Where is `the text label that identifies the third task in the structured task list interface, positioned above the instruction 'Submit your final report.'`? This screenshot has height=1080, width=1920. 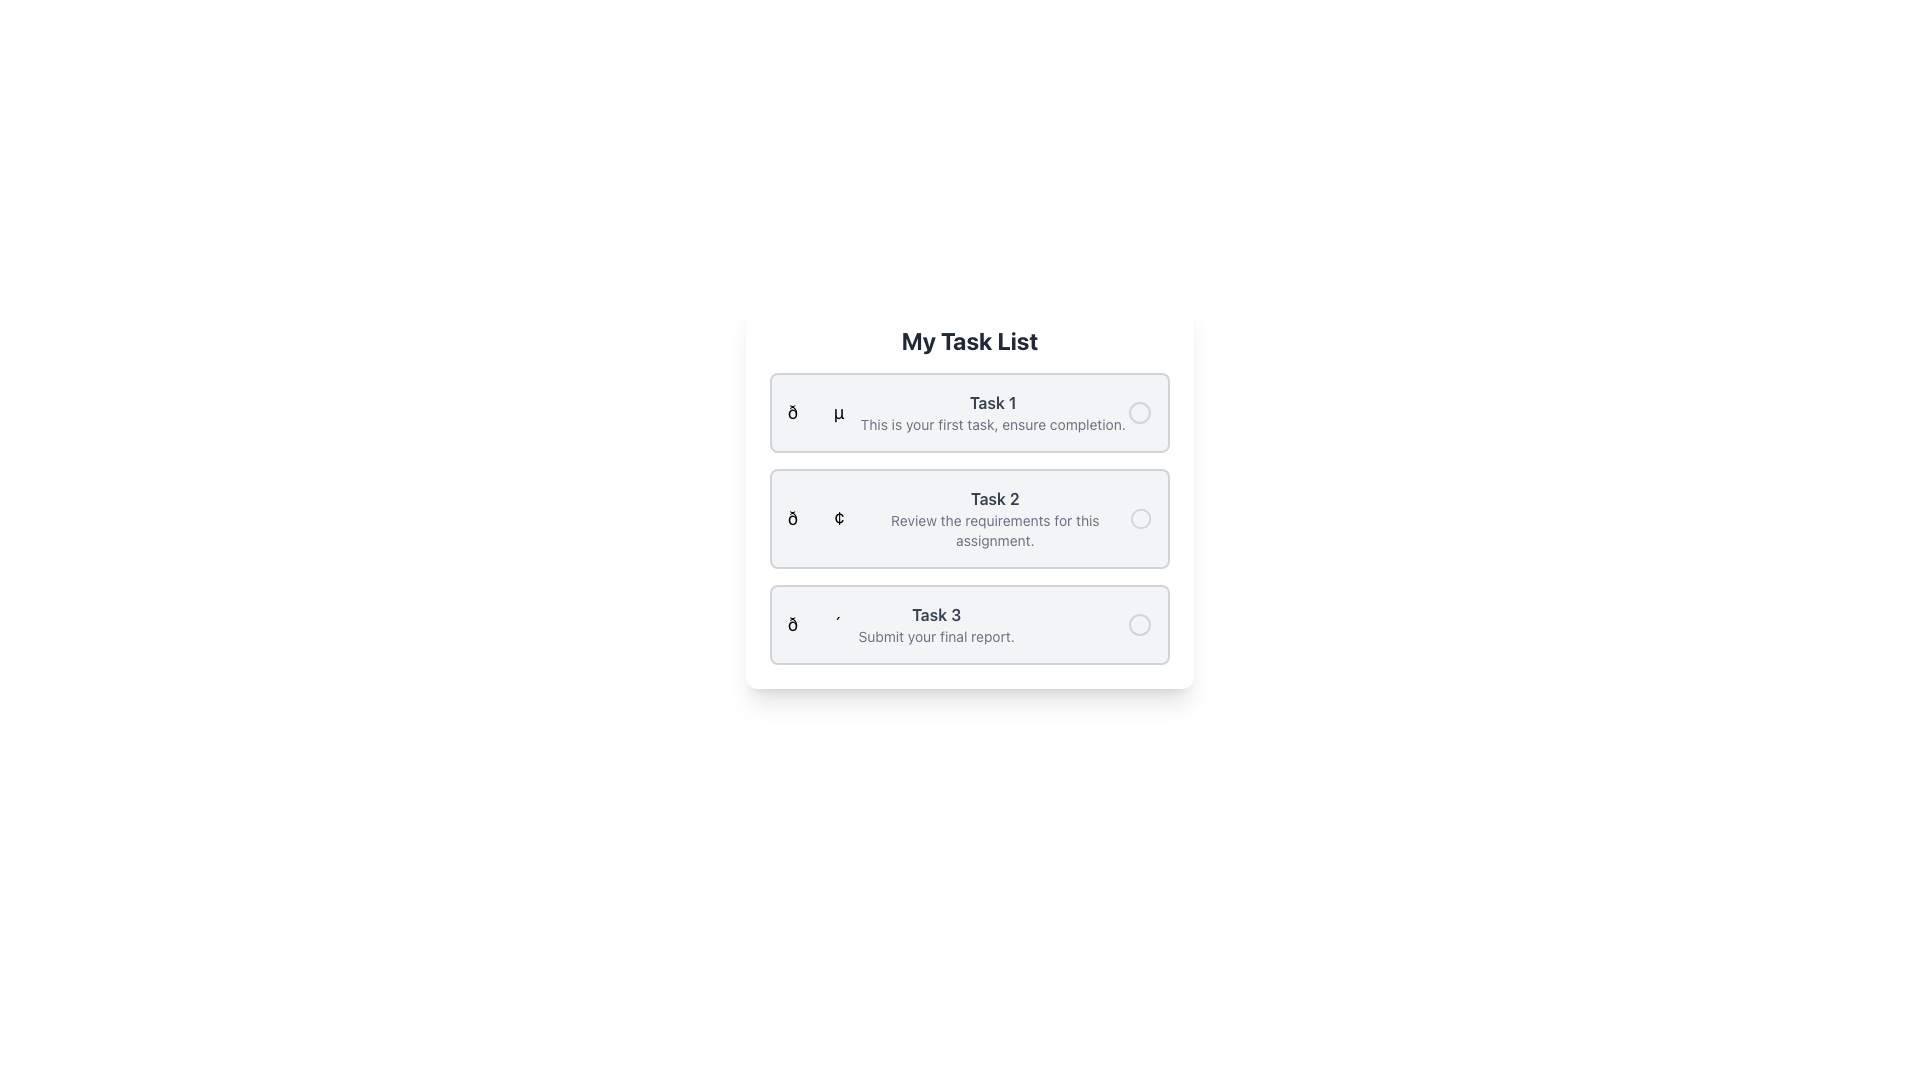 the text label that identifies the third task in the structured task list interface, positioned above the instruction 'Submit your final report.' is located at coordinates (935, 613).